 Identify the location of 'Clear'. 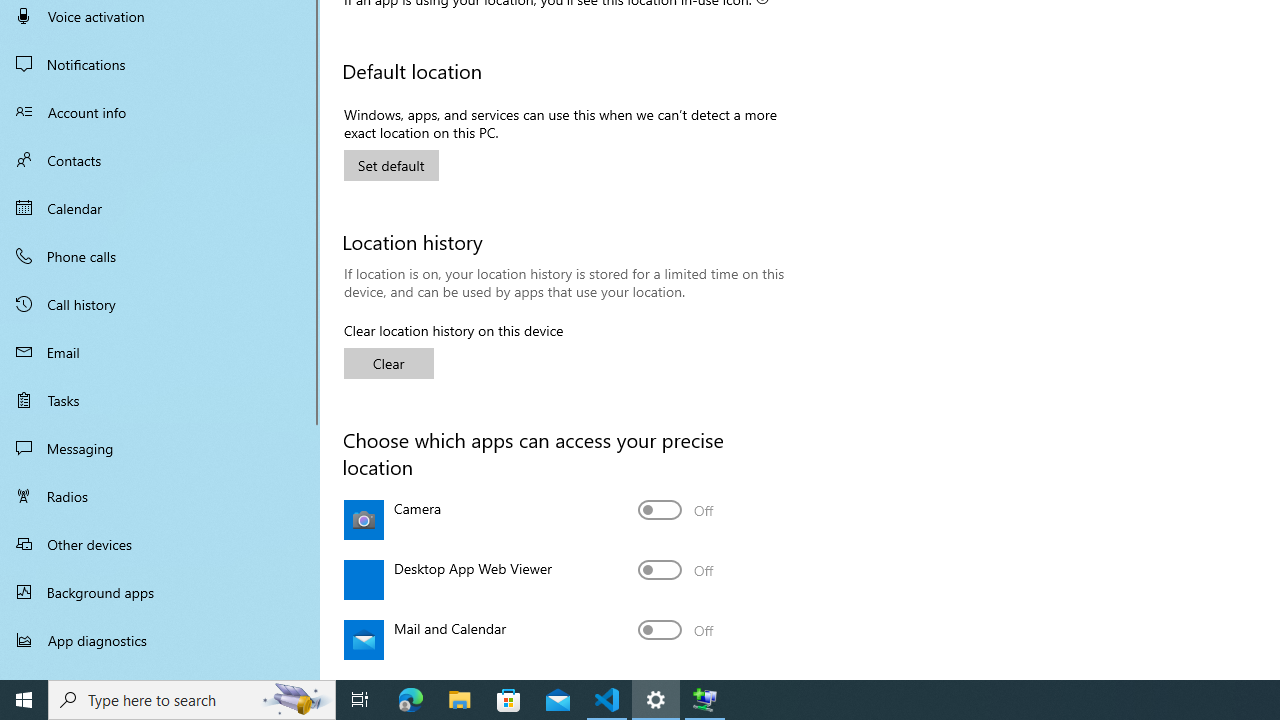
(389, 363).